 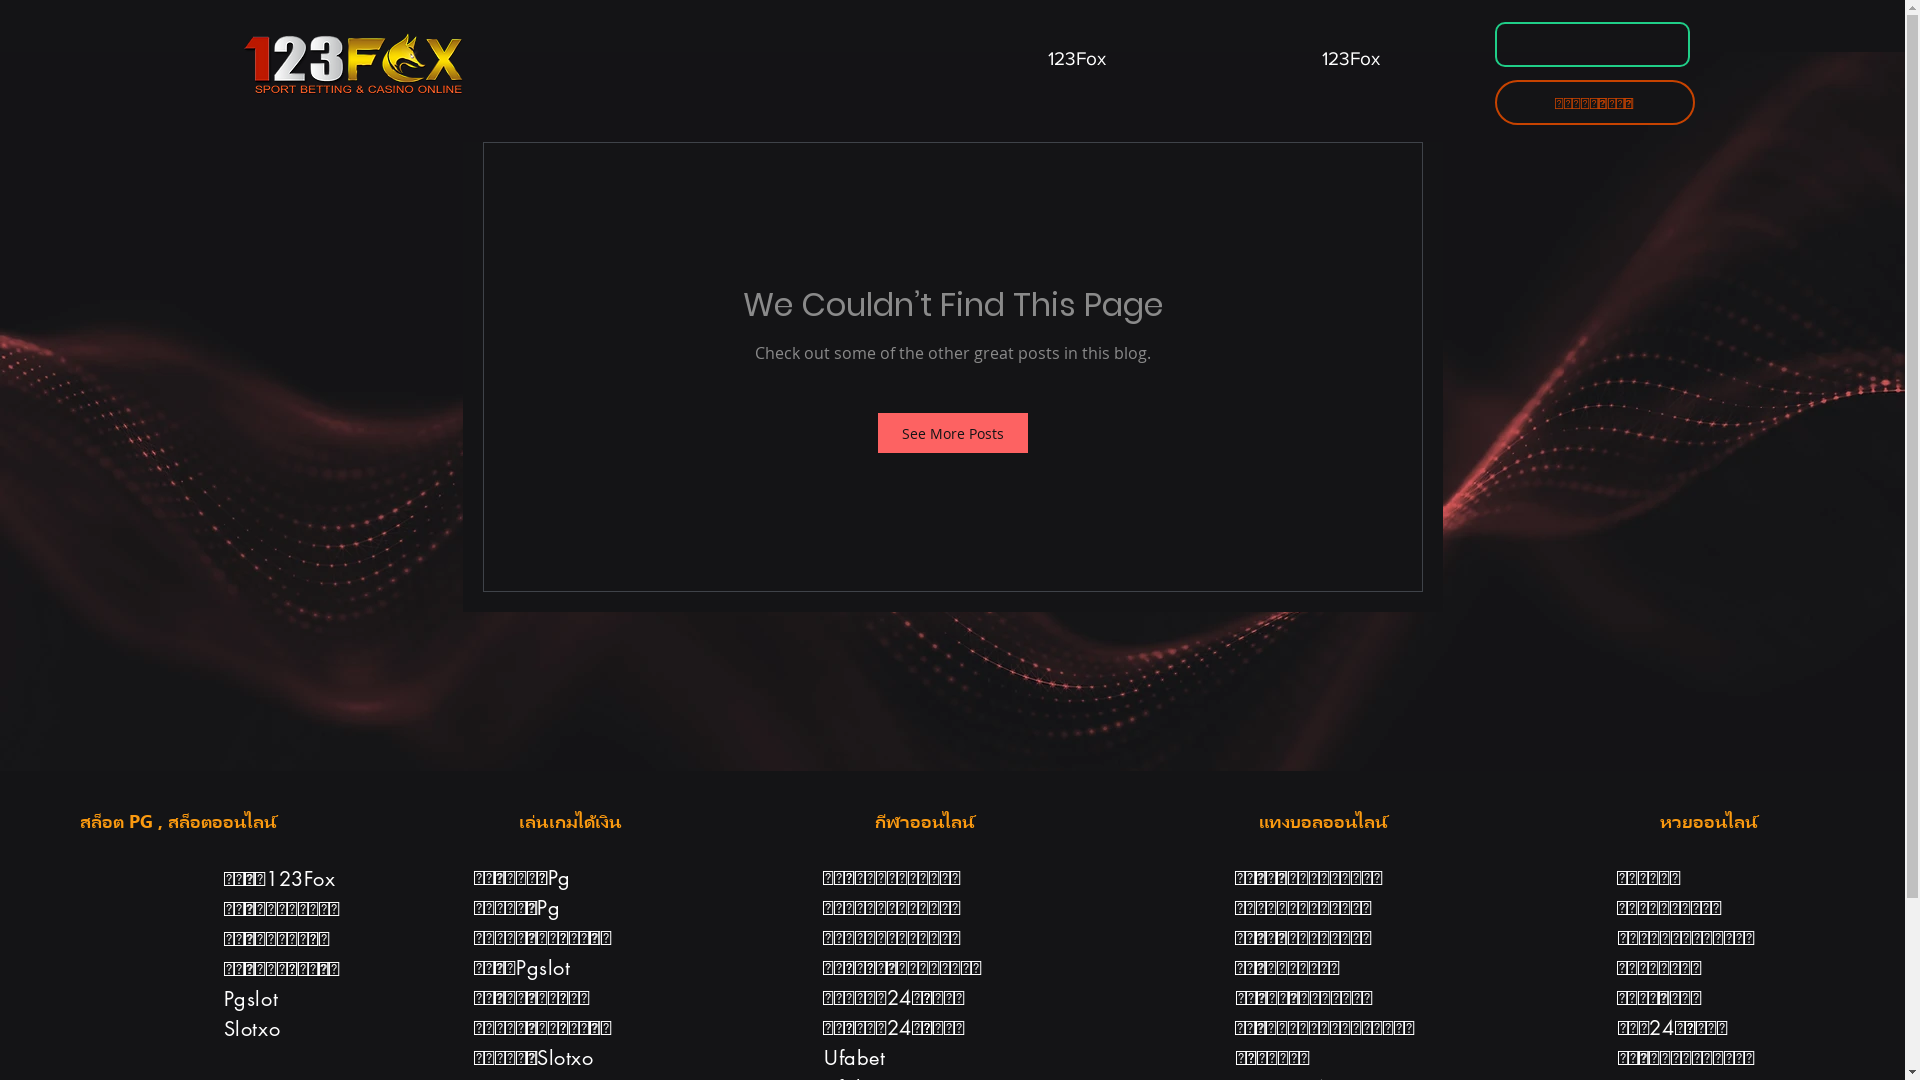 What do you see at coordinates (952, 431) in the screenshot?
I see `'See More Posts'` at bounding box center [952, 431].